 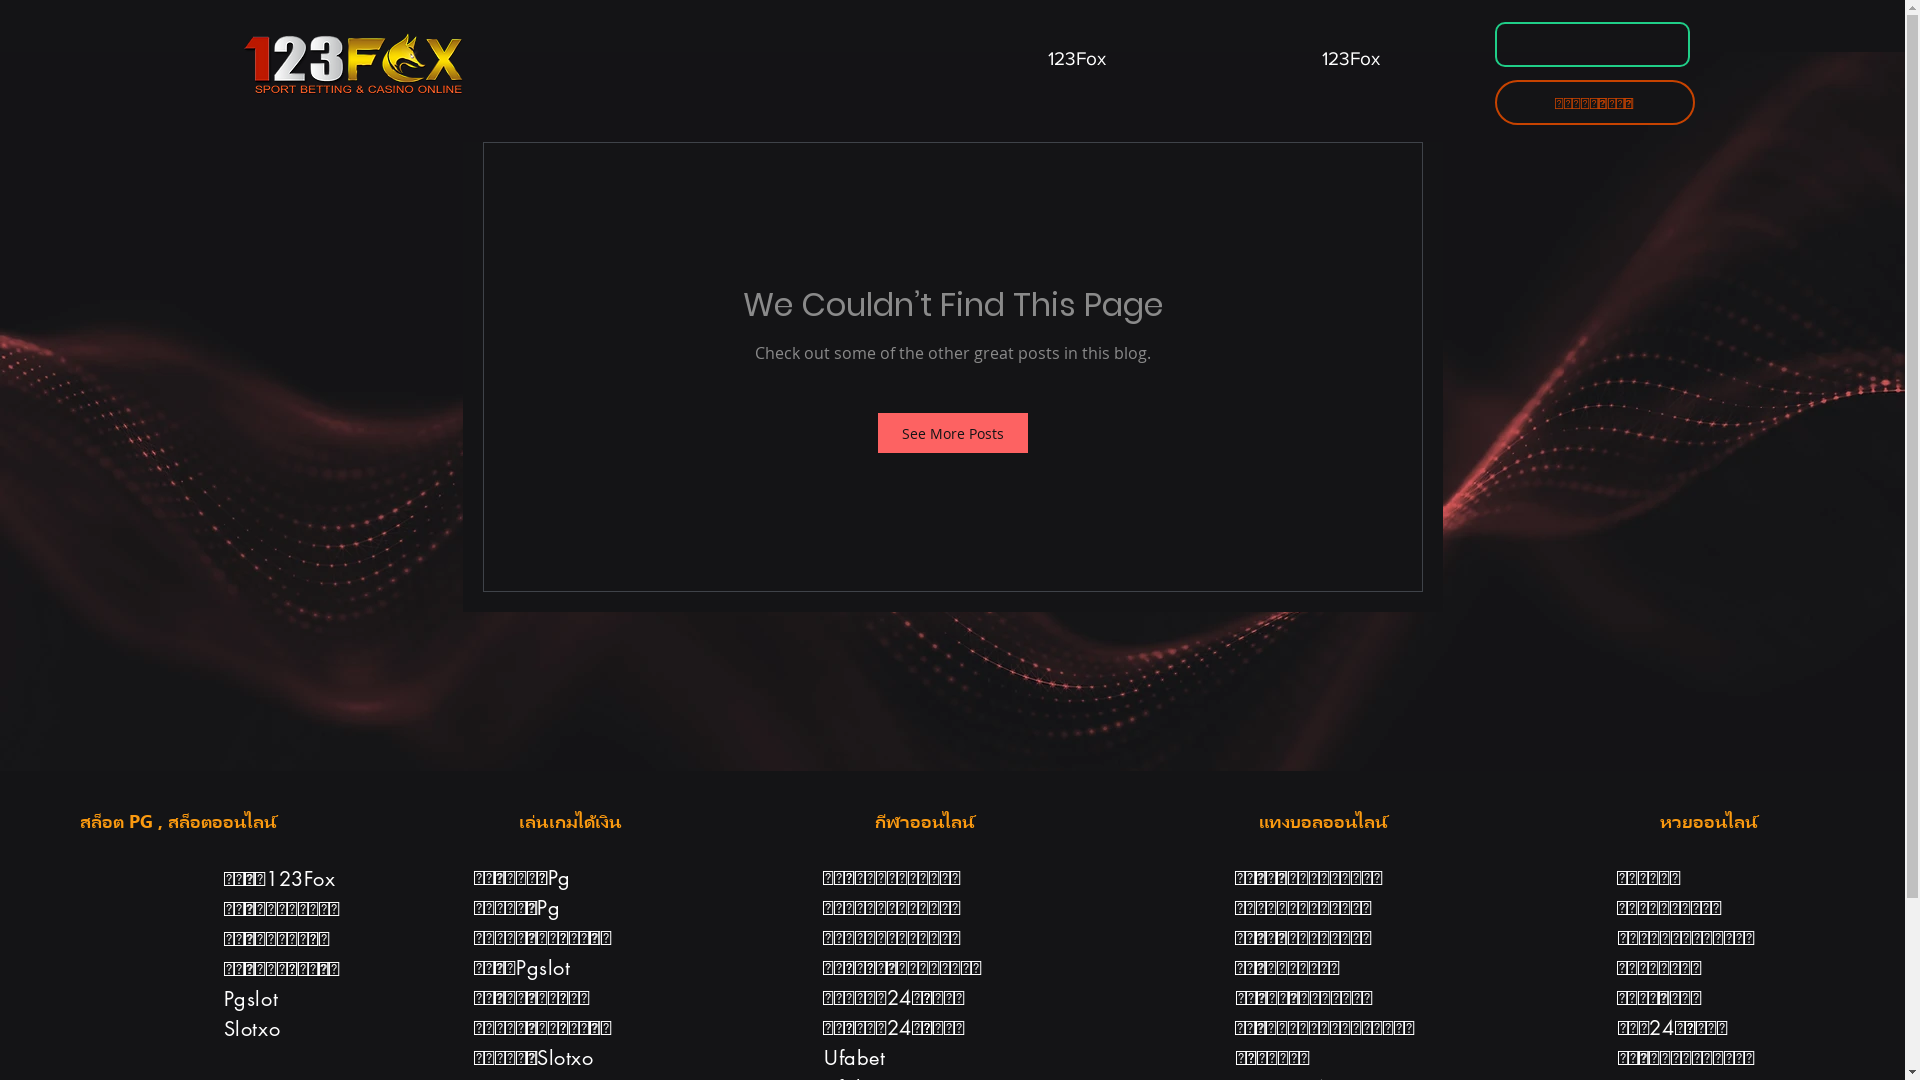 What do you see at coordinates (952, 431) in the screenshot?
I see `'See More Posts'` at bounding box center [952, 431].